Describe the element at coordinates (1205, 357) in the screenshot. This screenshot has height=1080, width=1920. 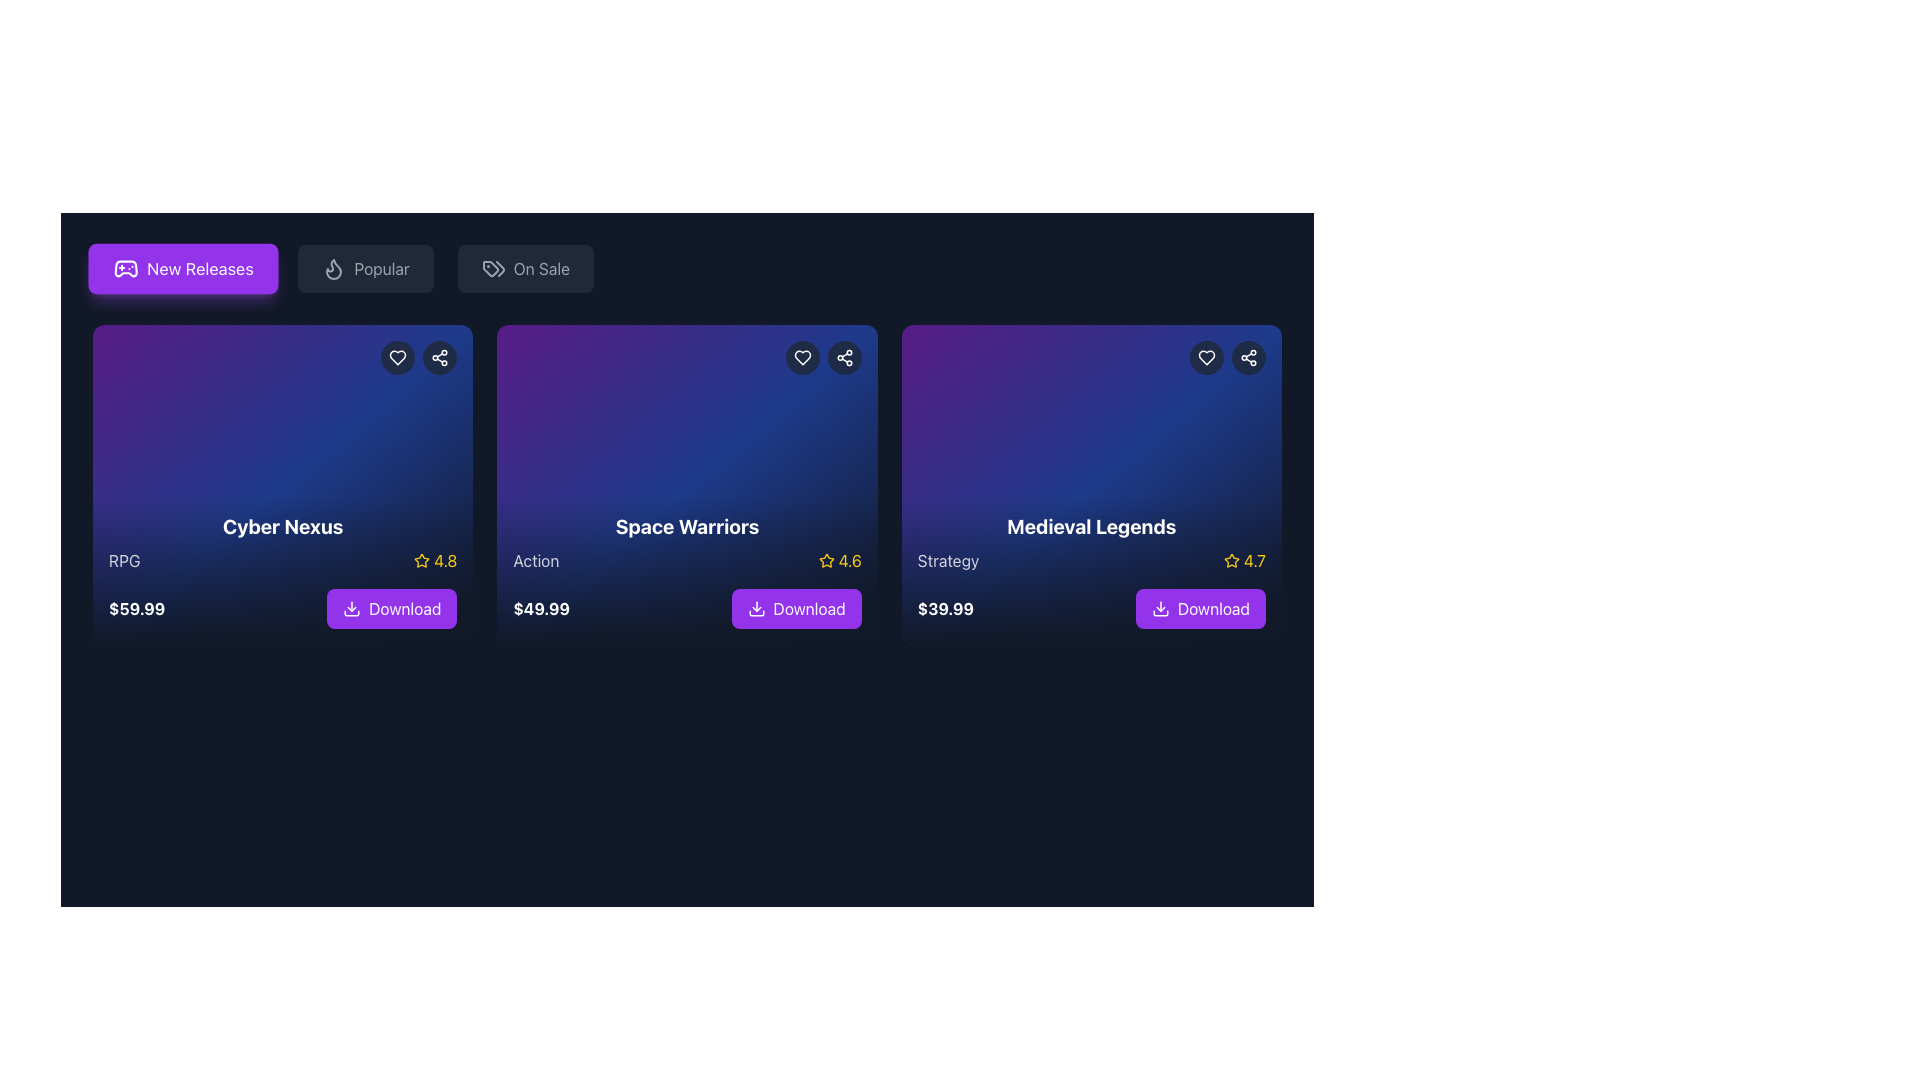
I see `the 'like' or 'favorite' button with an icon located in the top-right corner of the 'Medieval Legends' card to indicate preference for the related content` at that location.